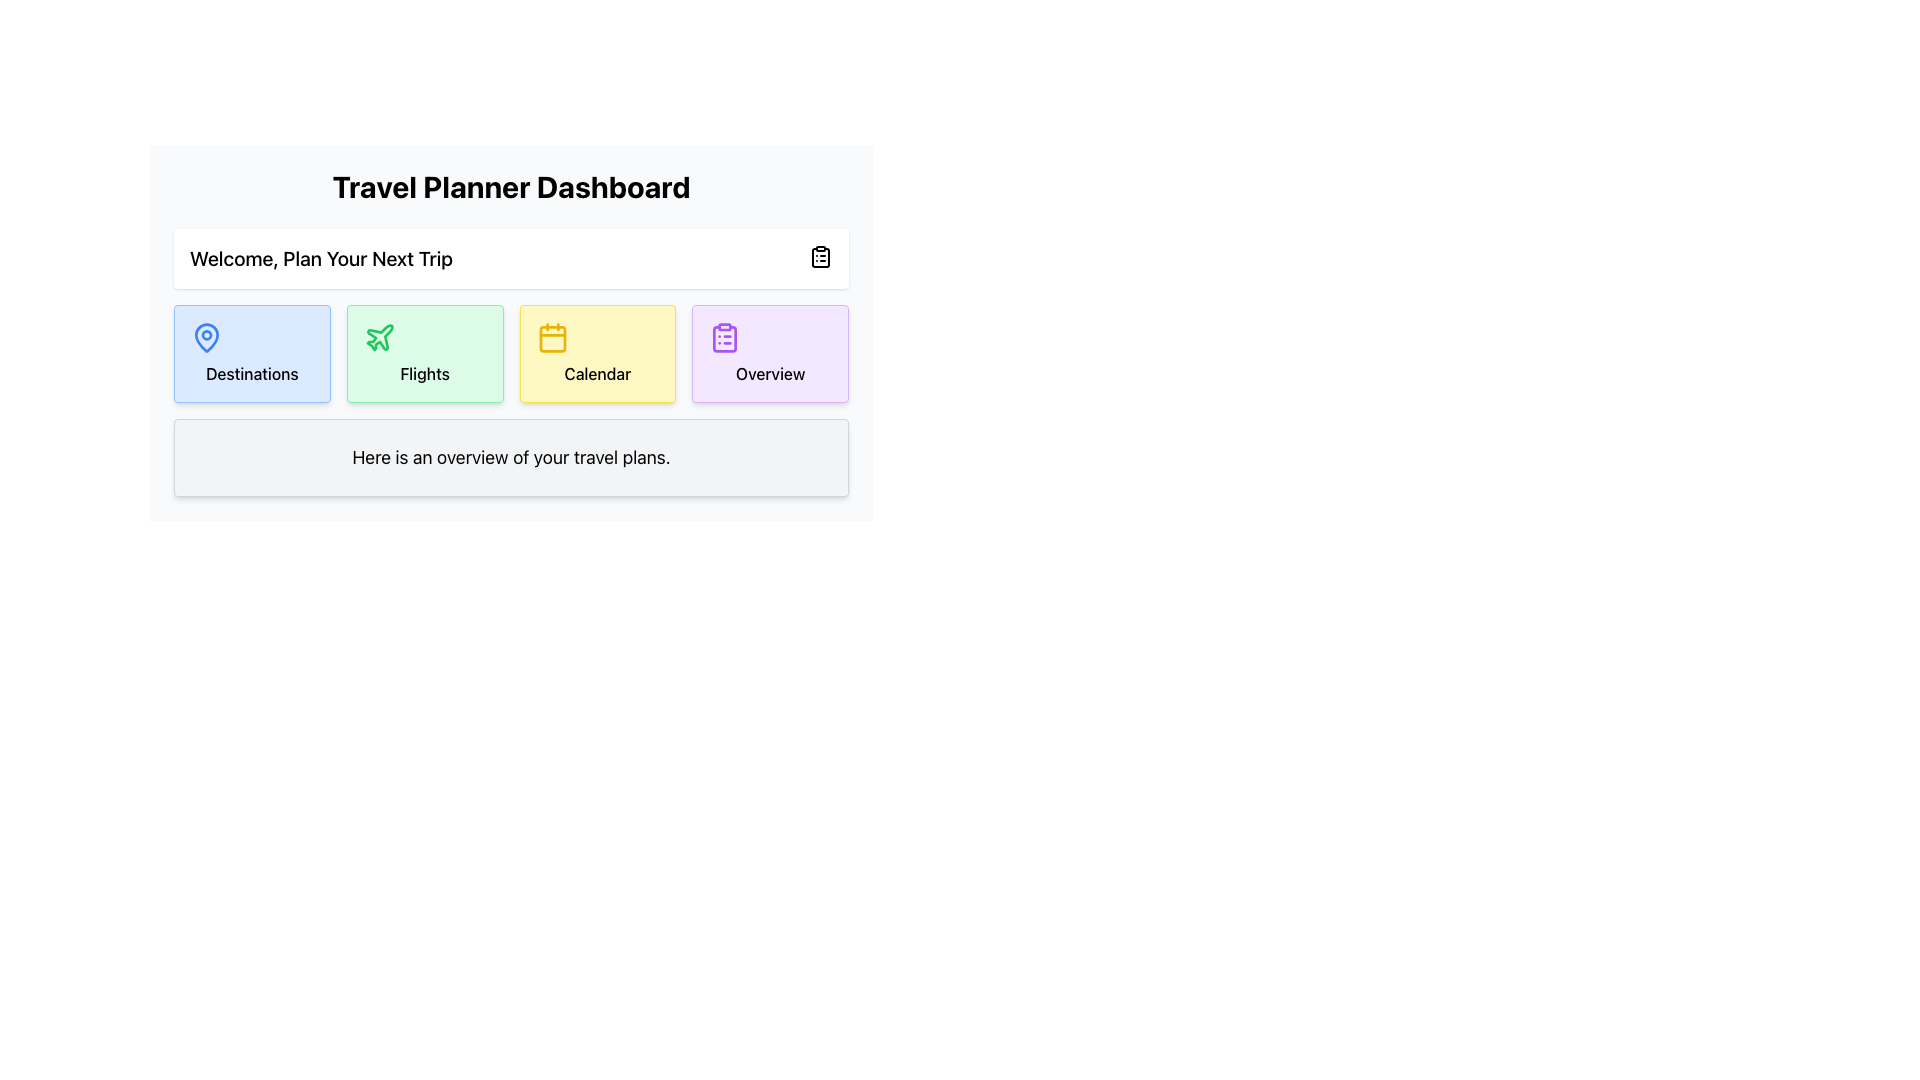 This screenshot has width=1920, height=1080. Describe the element at coordinates (769, 374) in the screenshot. I see `the 'Overview' text label` at that location.